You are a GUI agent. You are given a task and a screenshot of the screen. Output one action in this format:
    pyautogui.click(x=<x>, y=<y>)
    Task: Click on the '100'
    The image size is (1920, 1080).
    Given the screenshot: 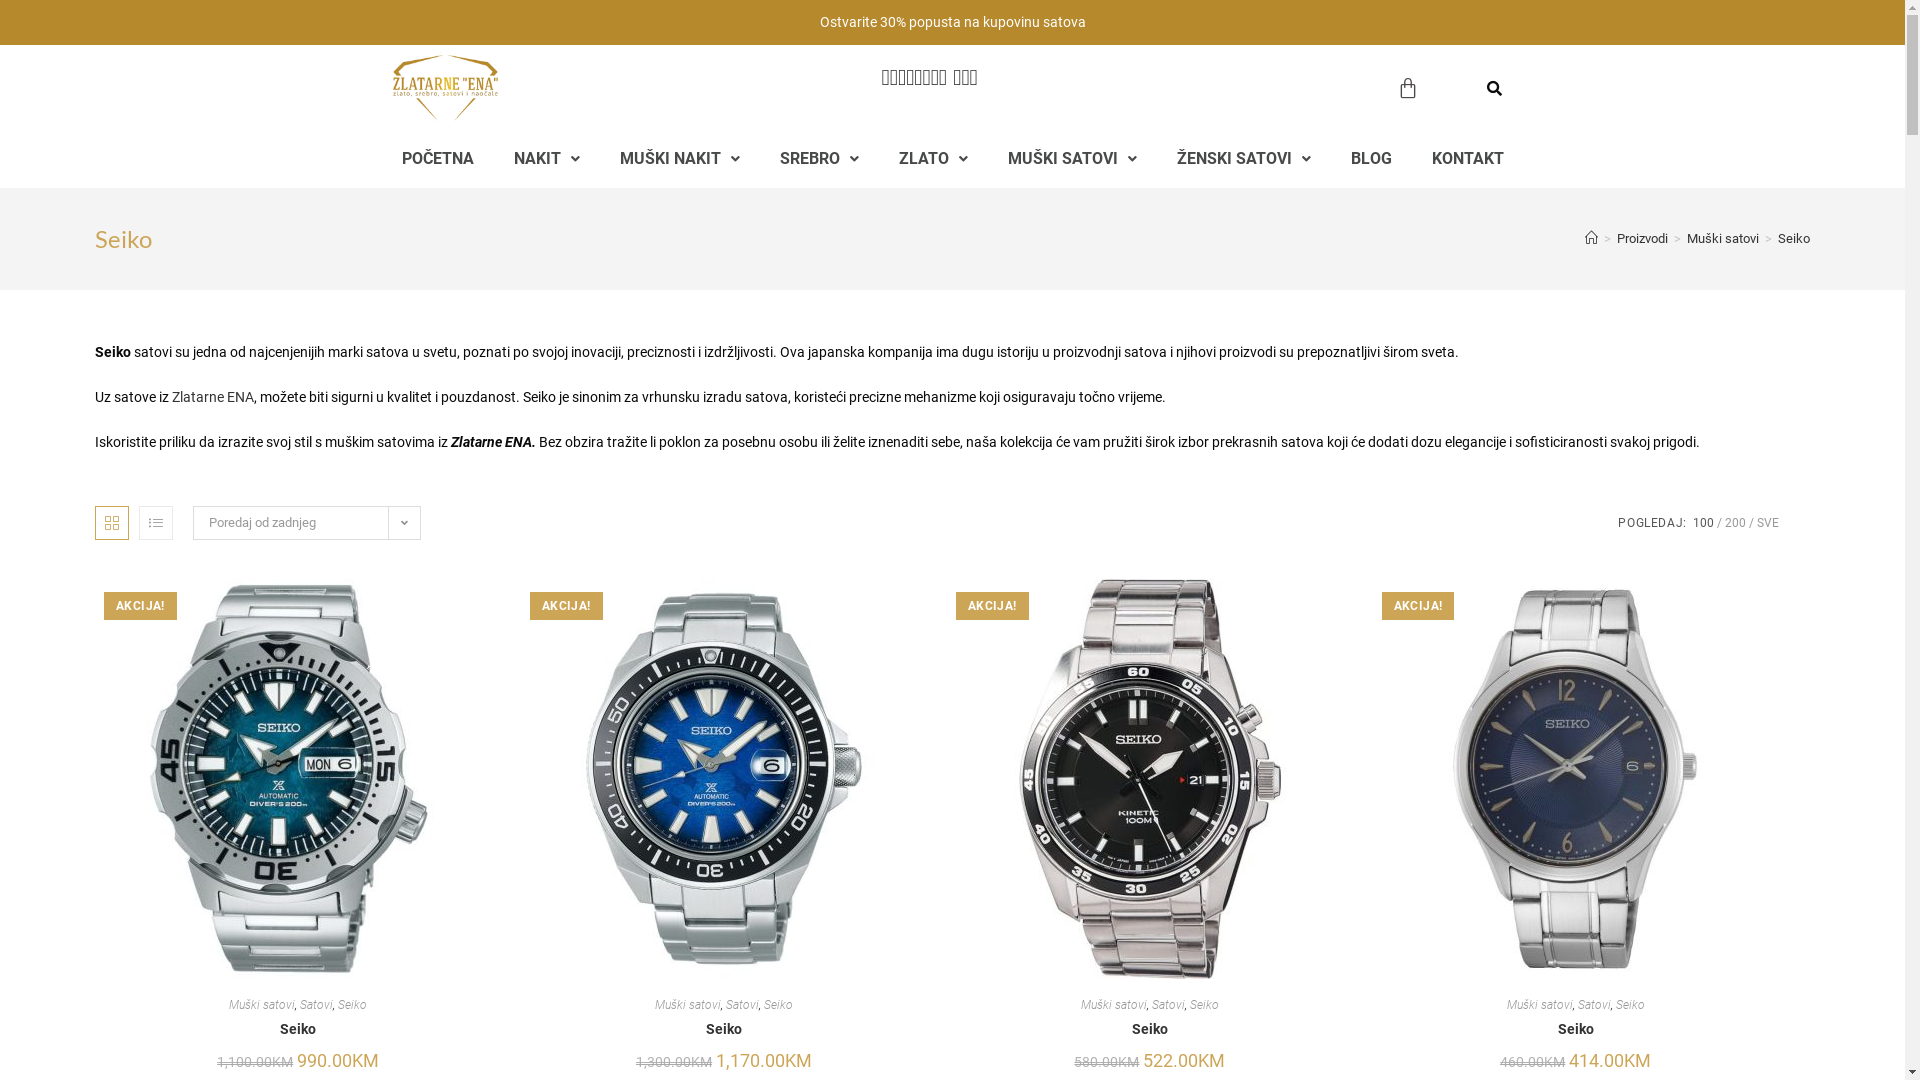 What is the action you would take?
    pyautogui.click(x=1702, y=522)
    